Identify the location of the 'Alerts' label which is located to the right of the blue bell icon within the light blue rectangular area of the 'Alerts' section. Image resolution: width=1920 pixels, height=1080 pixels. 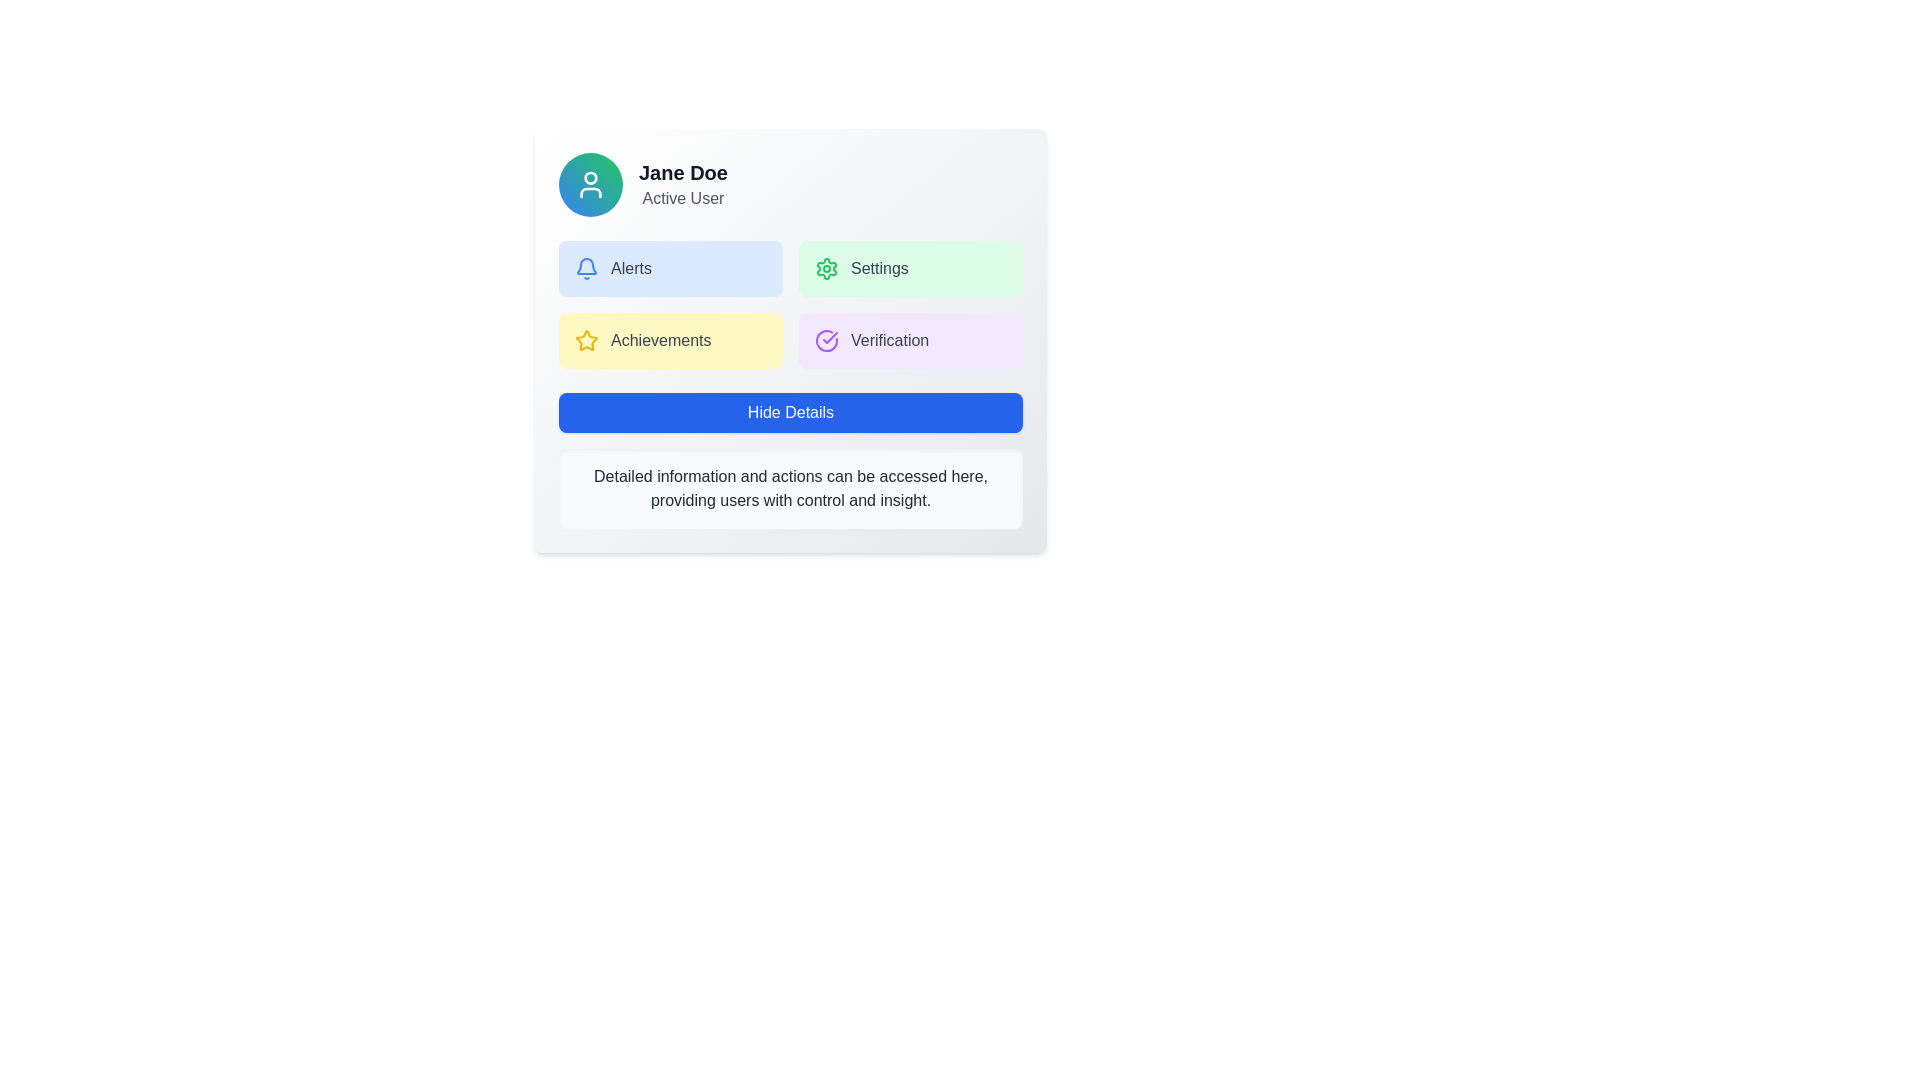
(630, 268).